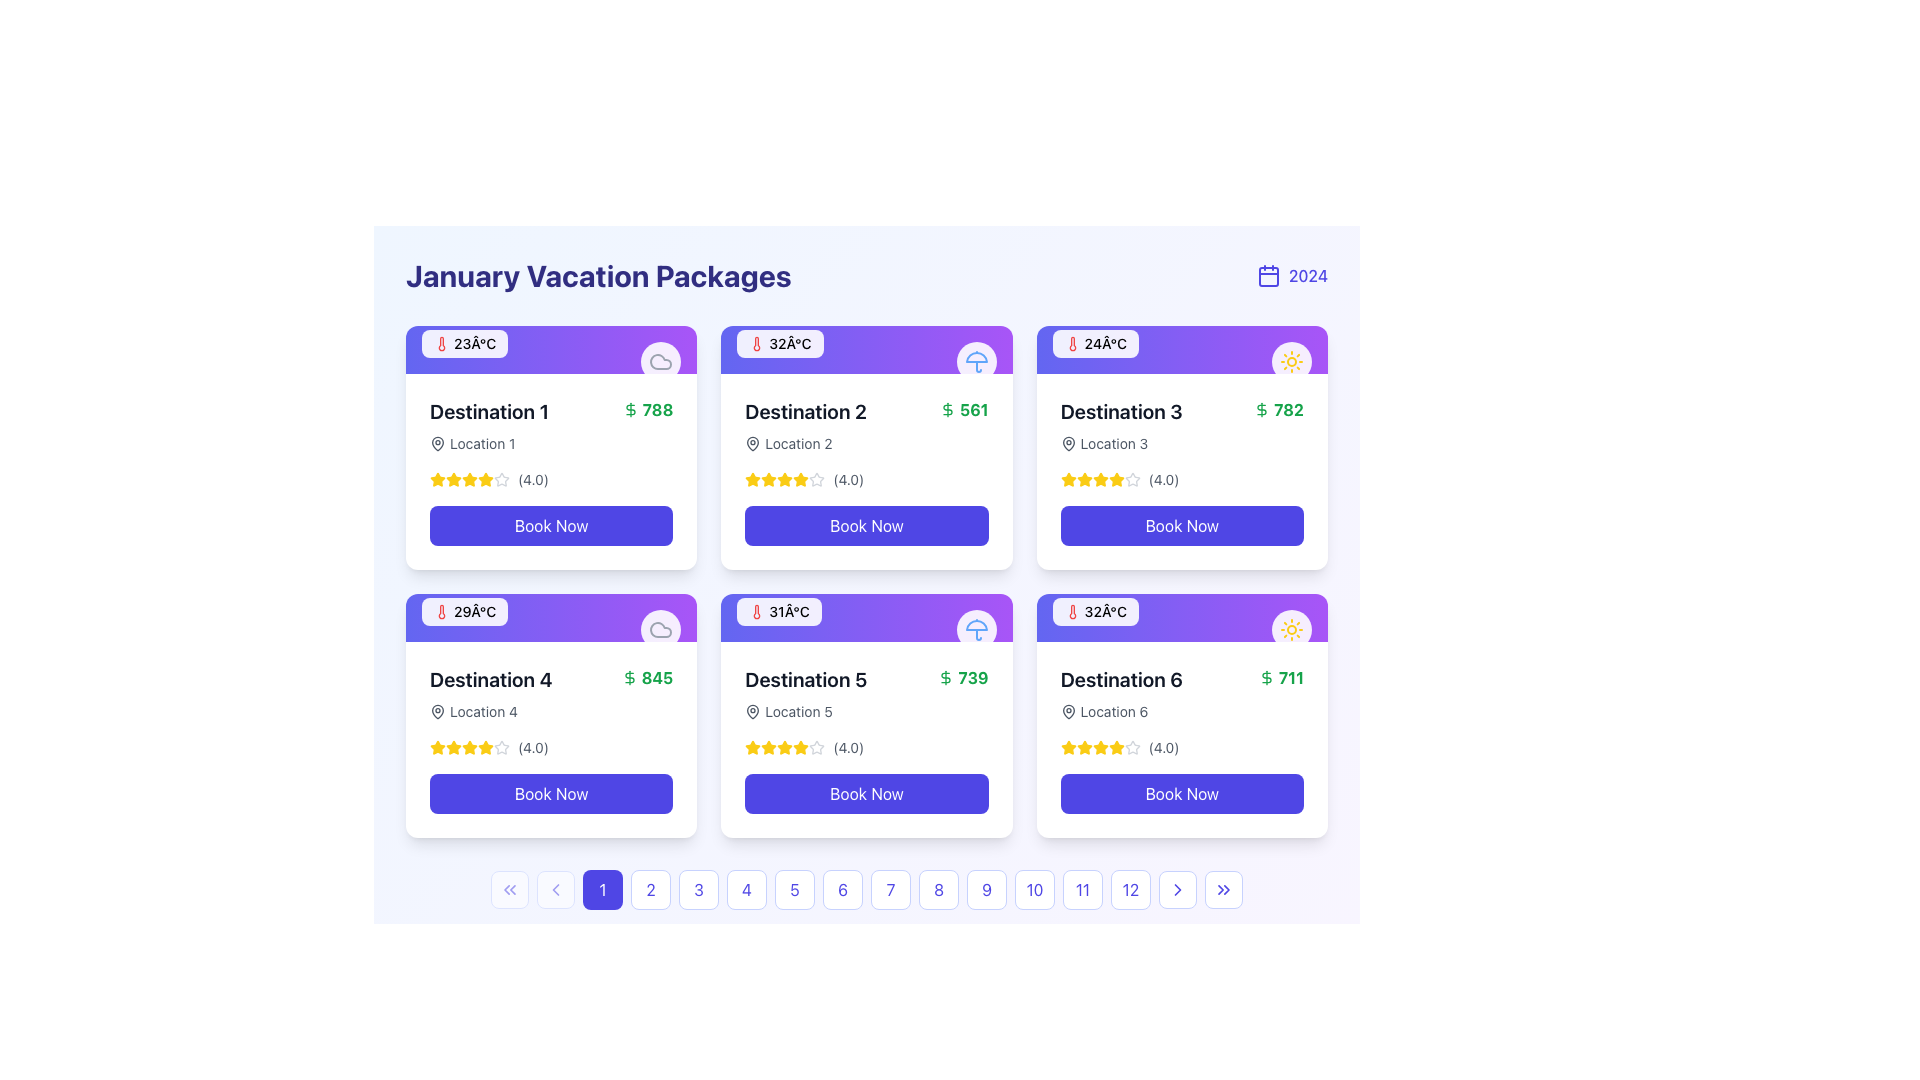 This screenshot has width=1920, height=1080. Describe the element at coordinates (502, 748) in the screenshot. I see `the fifth star icon` at that location.